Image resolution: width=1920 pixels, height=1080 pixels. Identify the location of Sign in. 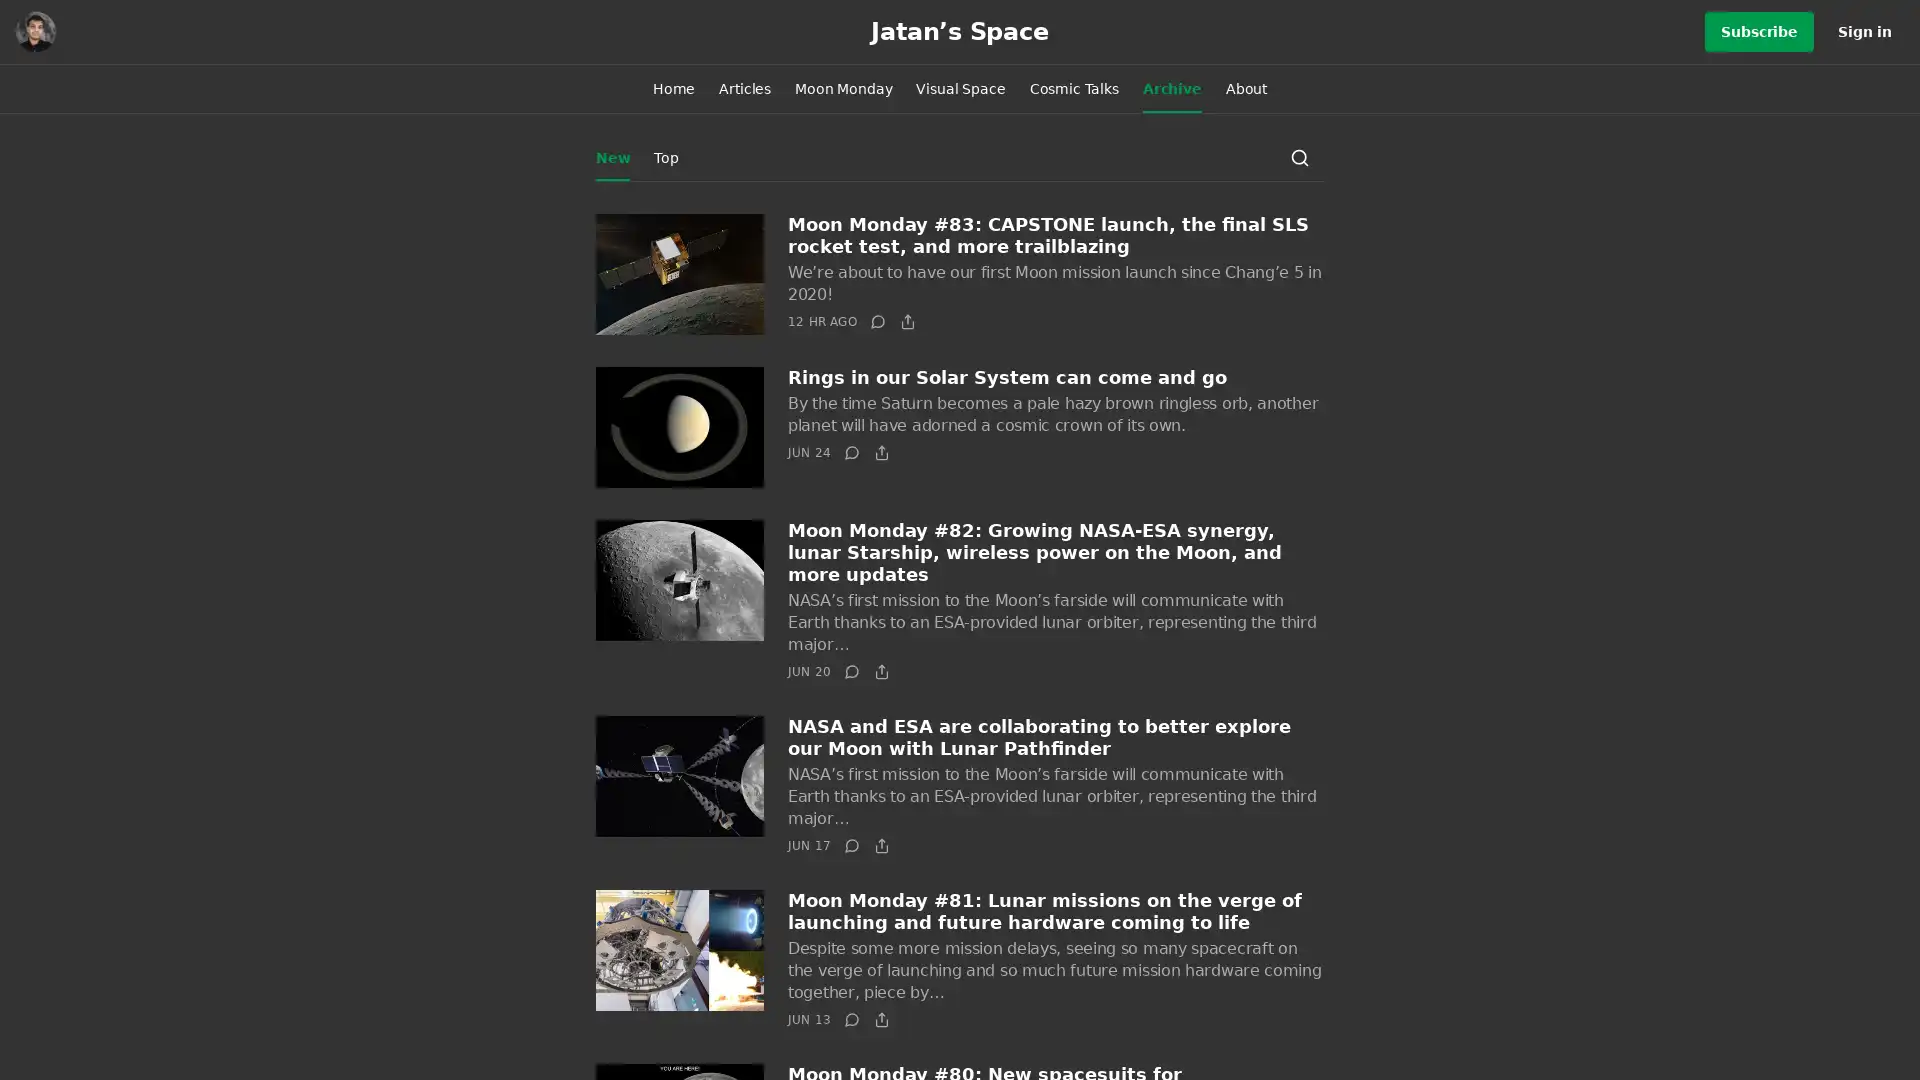
(1864, 31).